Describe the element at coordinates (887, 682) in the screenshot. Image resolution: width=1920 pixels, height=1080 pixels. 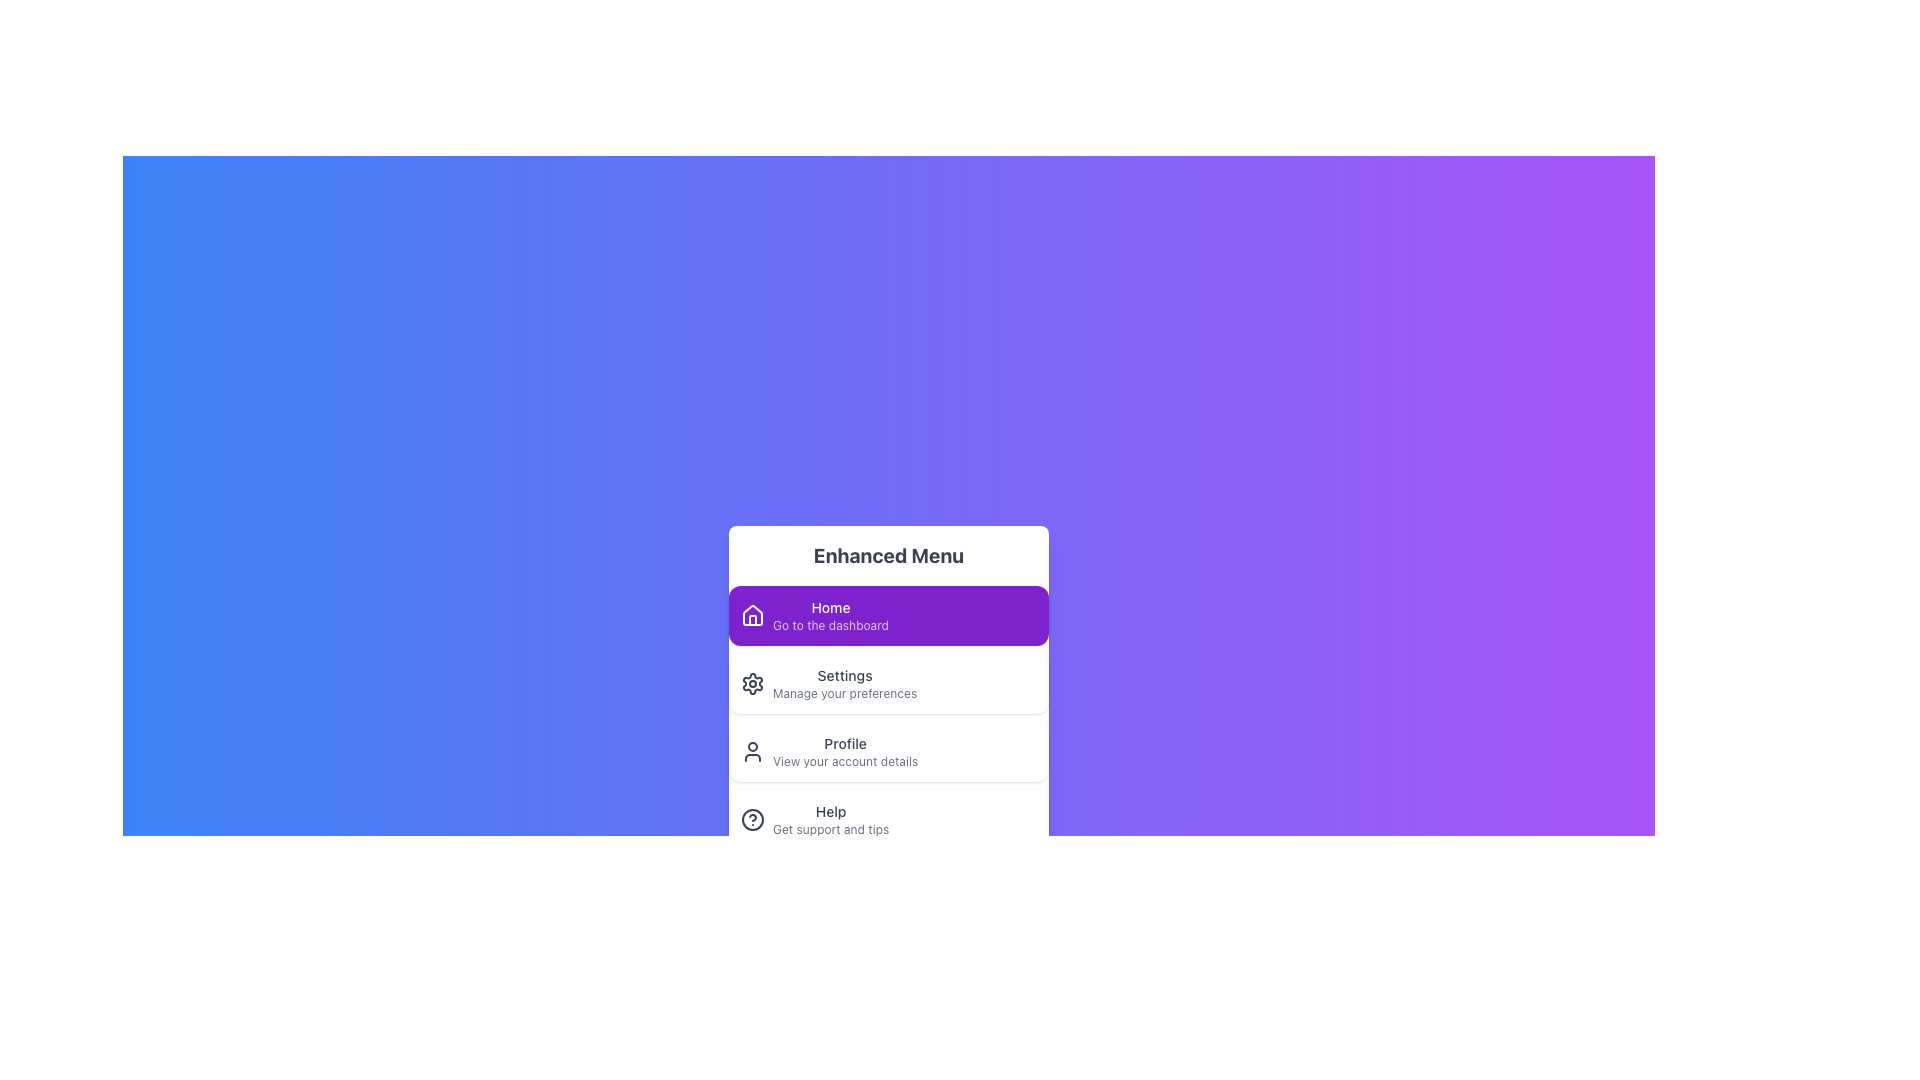
I see `the second button in the vertical sequence of options within the white panel titled 'Enhanced Menu'` at that location.